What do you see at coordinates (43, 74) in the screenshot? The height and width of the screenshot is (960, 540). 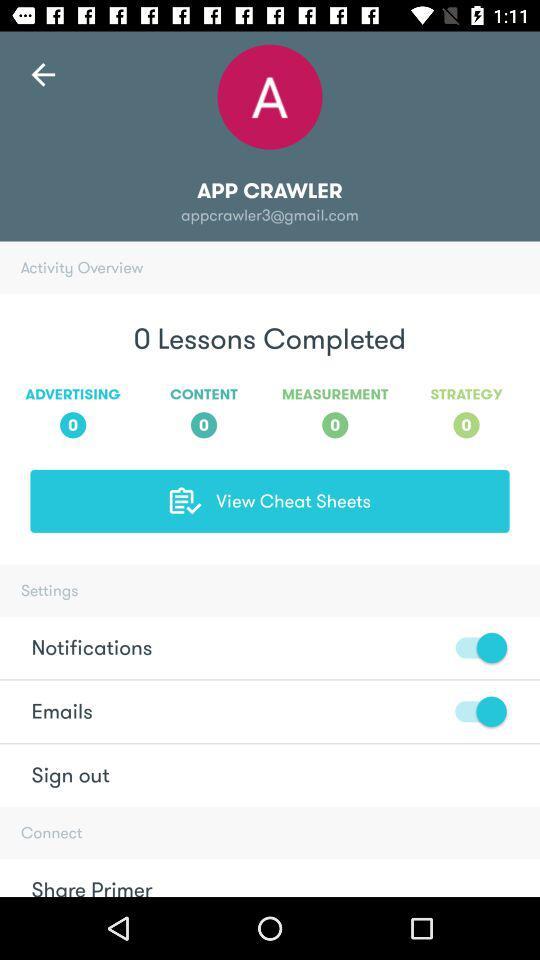 I see `the arrow_backward icon` at bounding box center [43, 74].